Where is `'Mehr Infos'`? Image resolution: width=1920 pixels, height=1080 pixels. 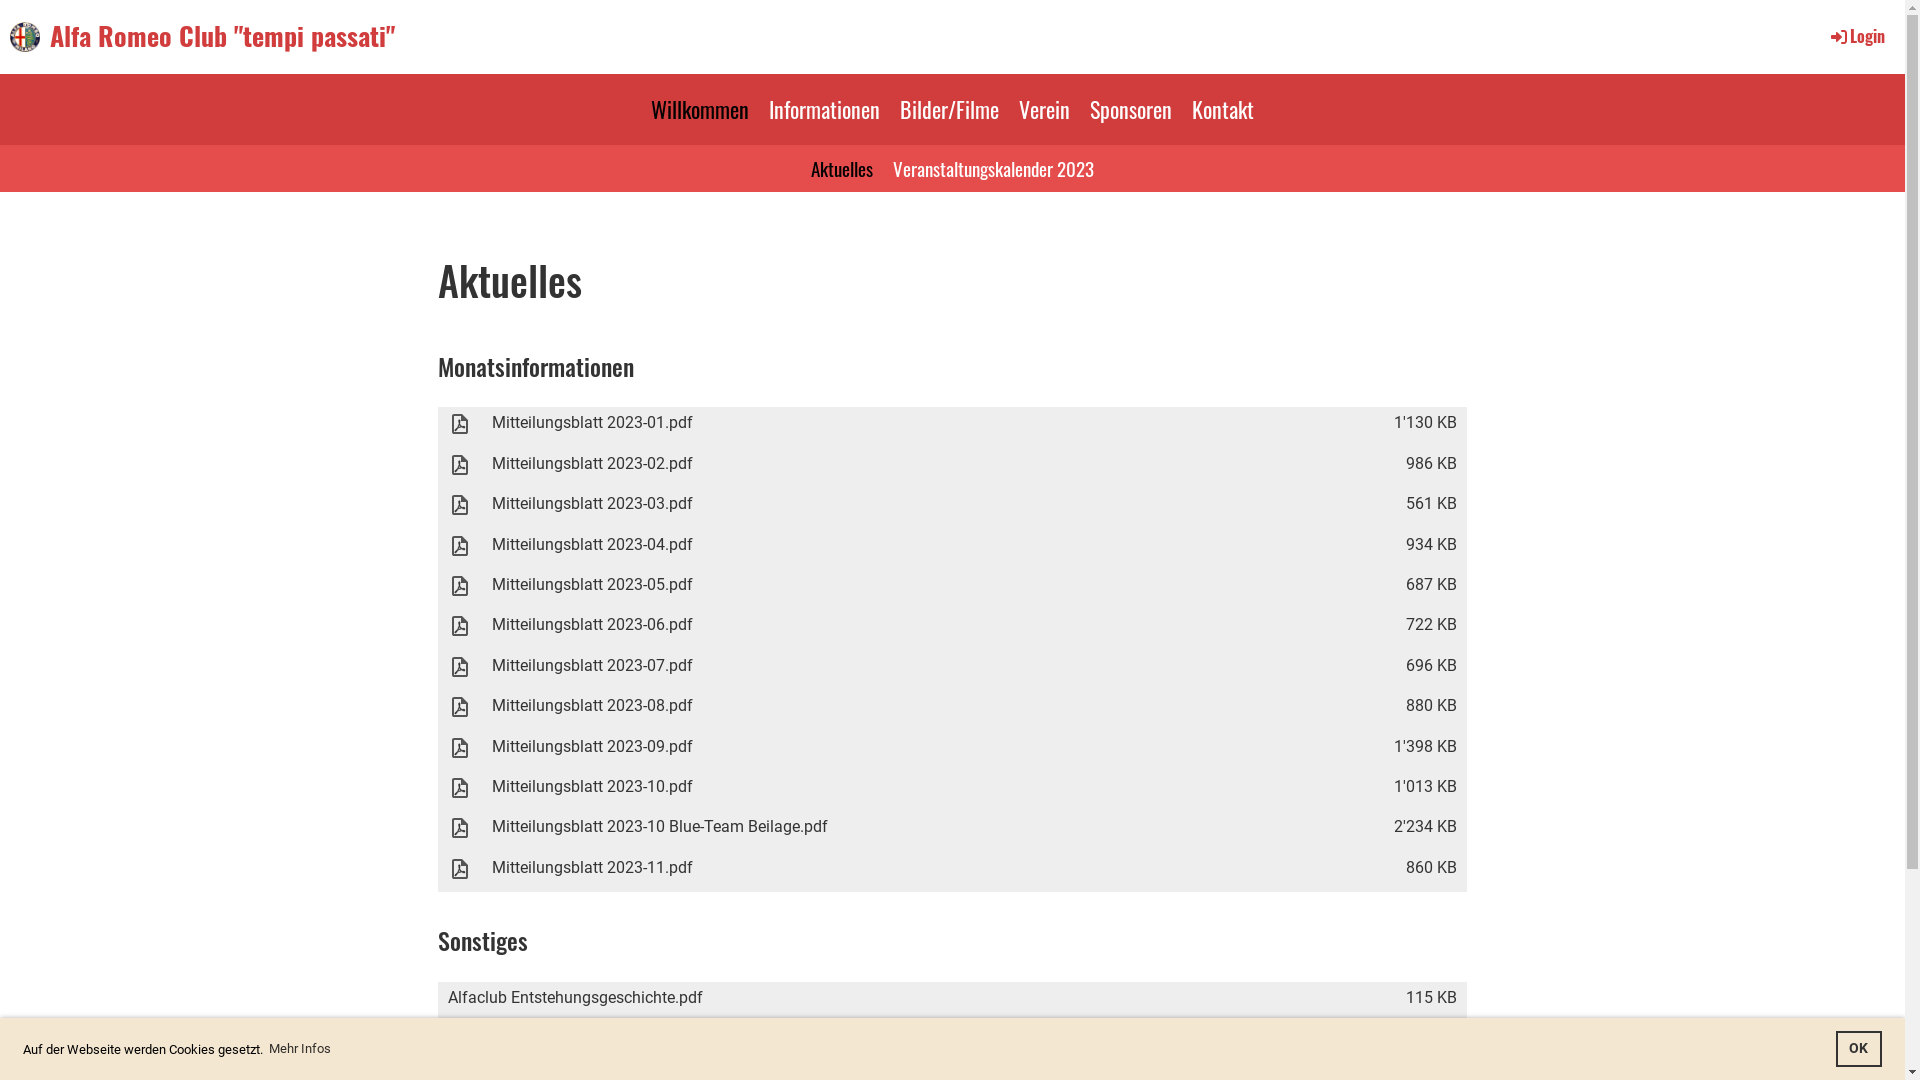
'Mehr Infos' is located at coordinates (298, 1048).